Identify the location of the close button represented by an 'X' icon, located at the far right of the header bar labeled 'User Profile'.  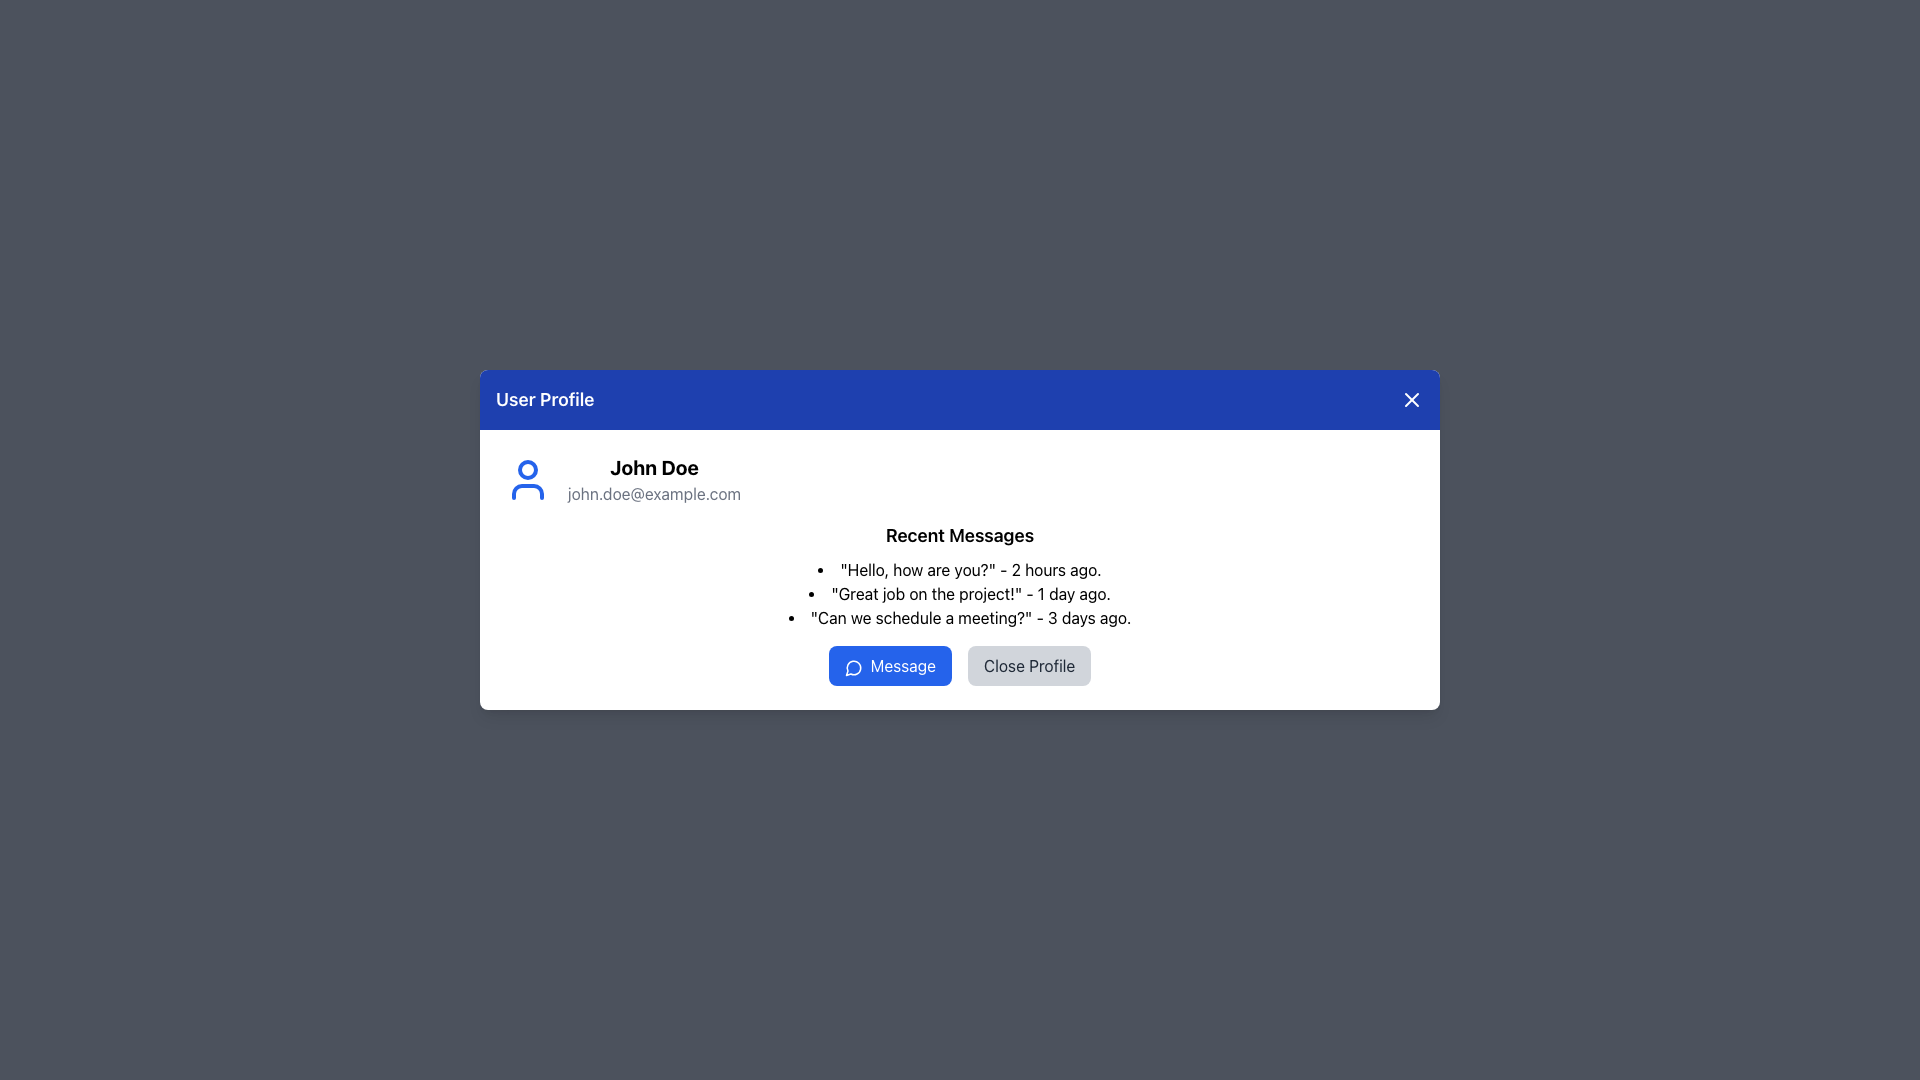
(1410, 400).